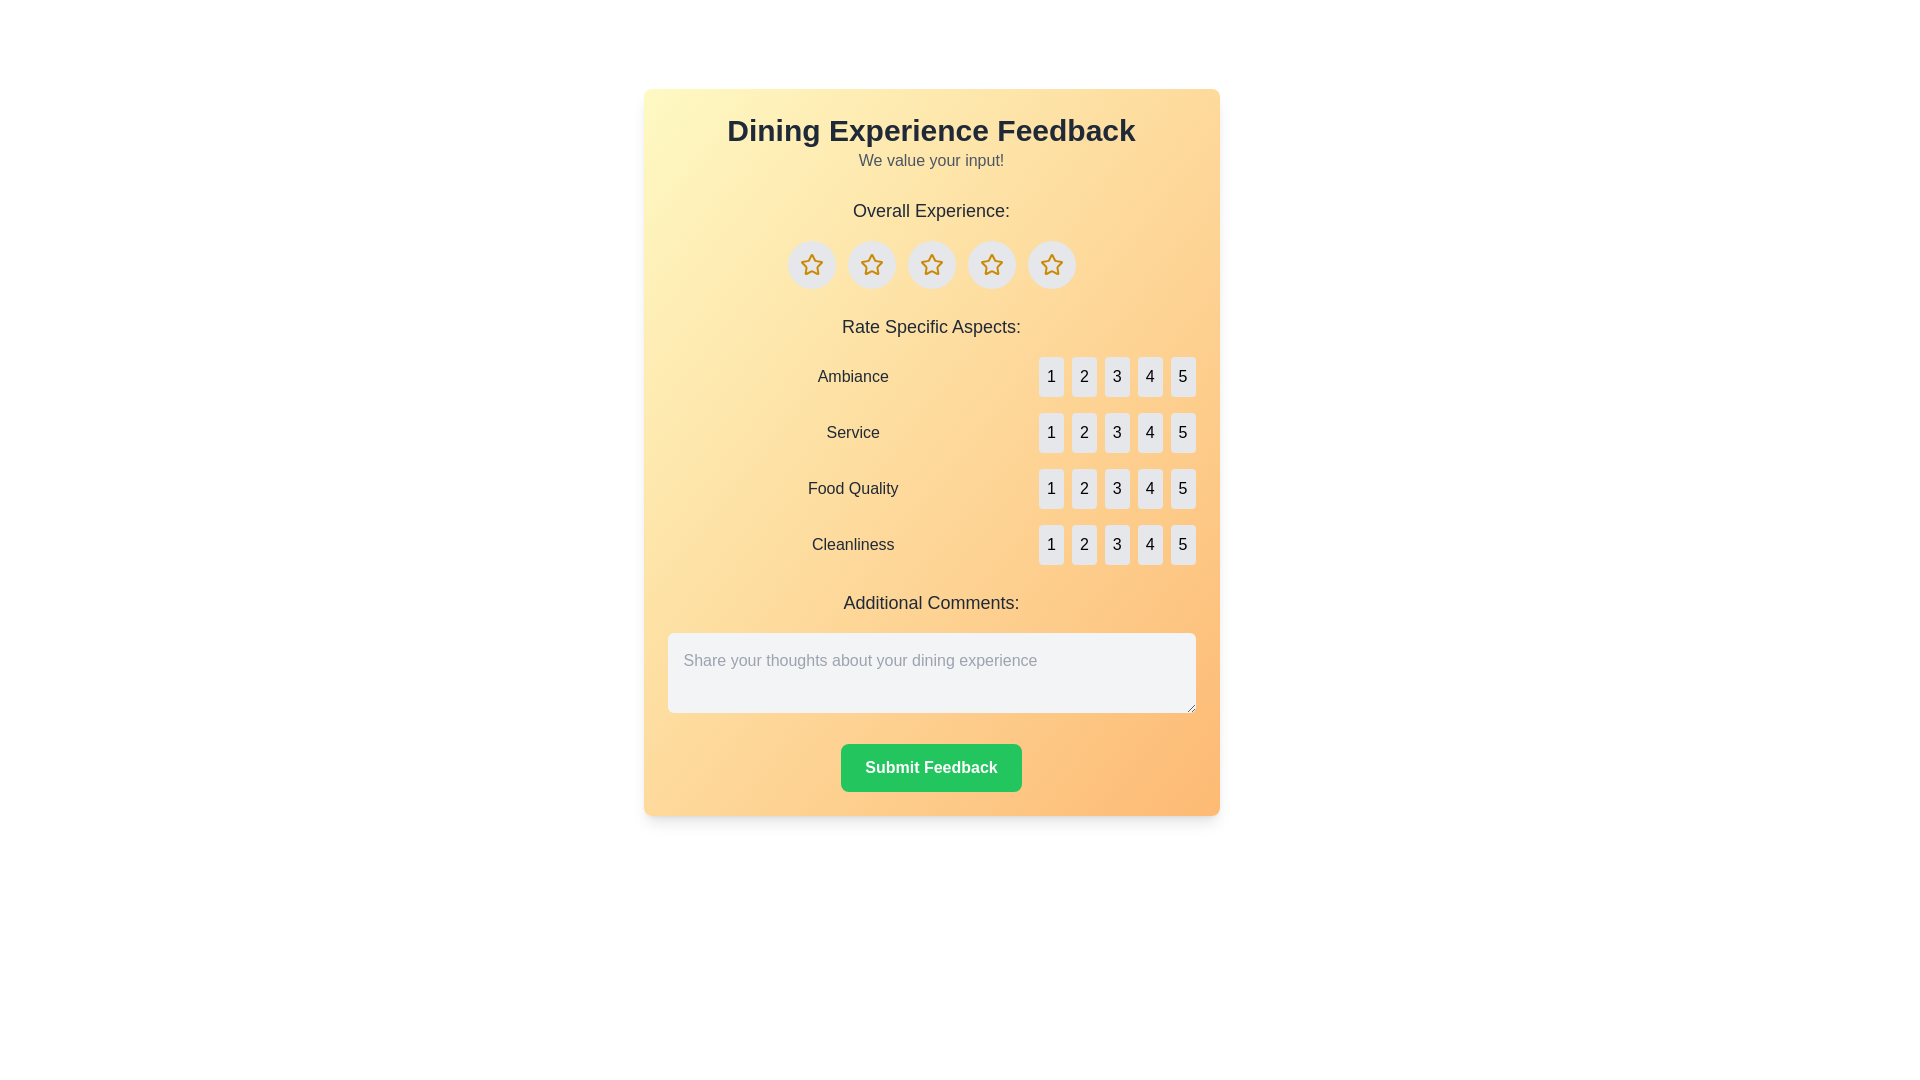  I want to click on the interactive button with a star icon, which is the third button in a row of five used for rating, so click(930, 264).